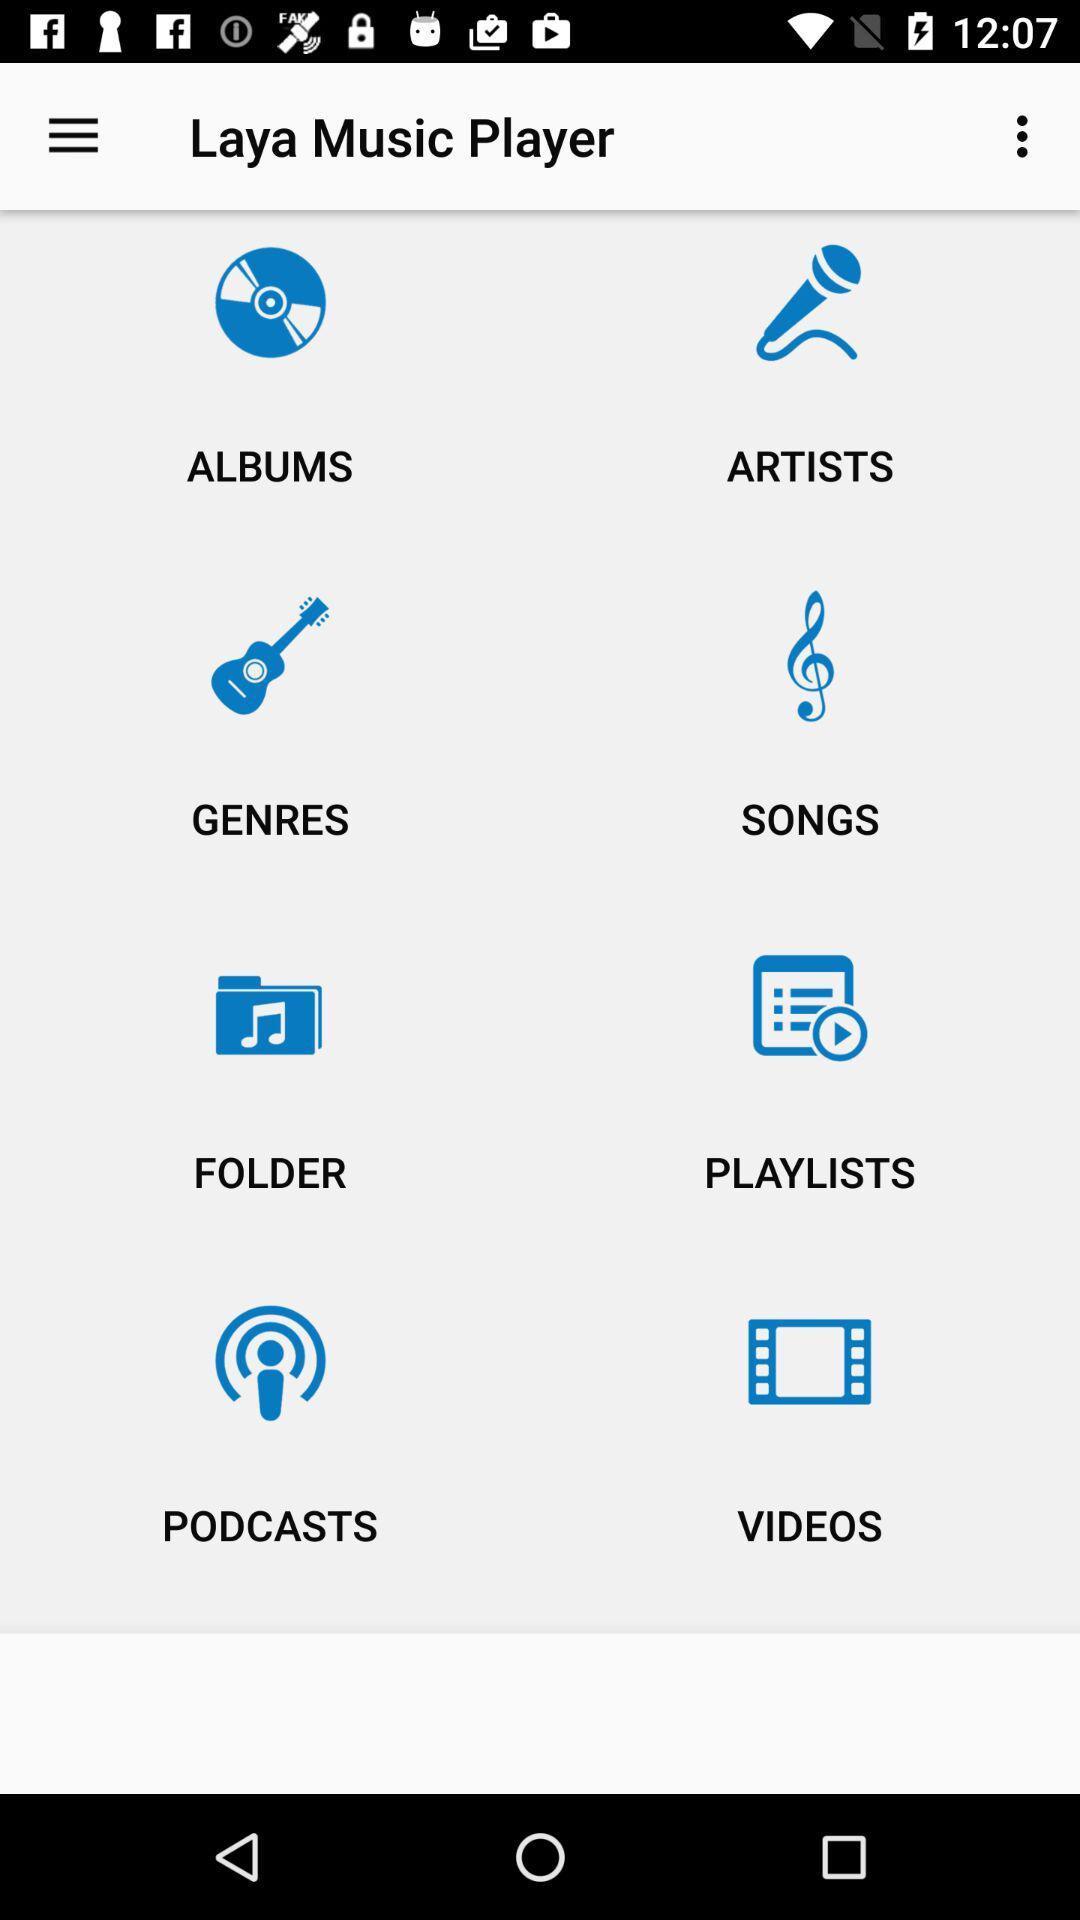 Image resolution: width=1080 pixels, height=1920 pixels. What do you see at coordinates (270, 744) in the screenshot?
I see `genres item` at bounding box center [270, 744].